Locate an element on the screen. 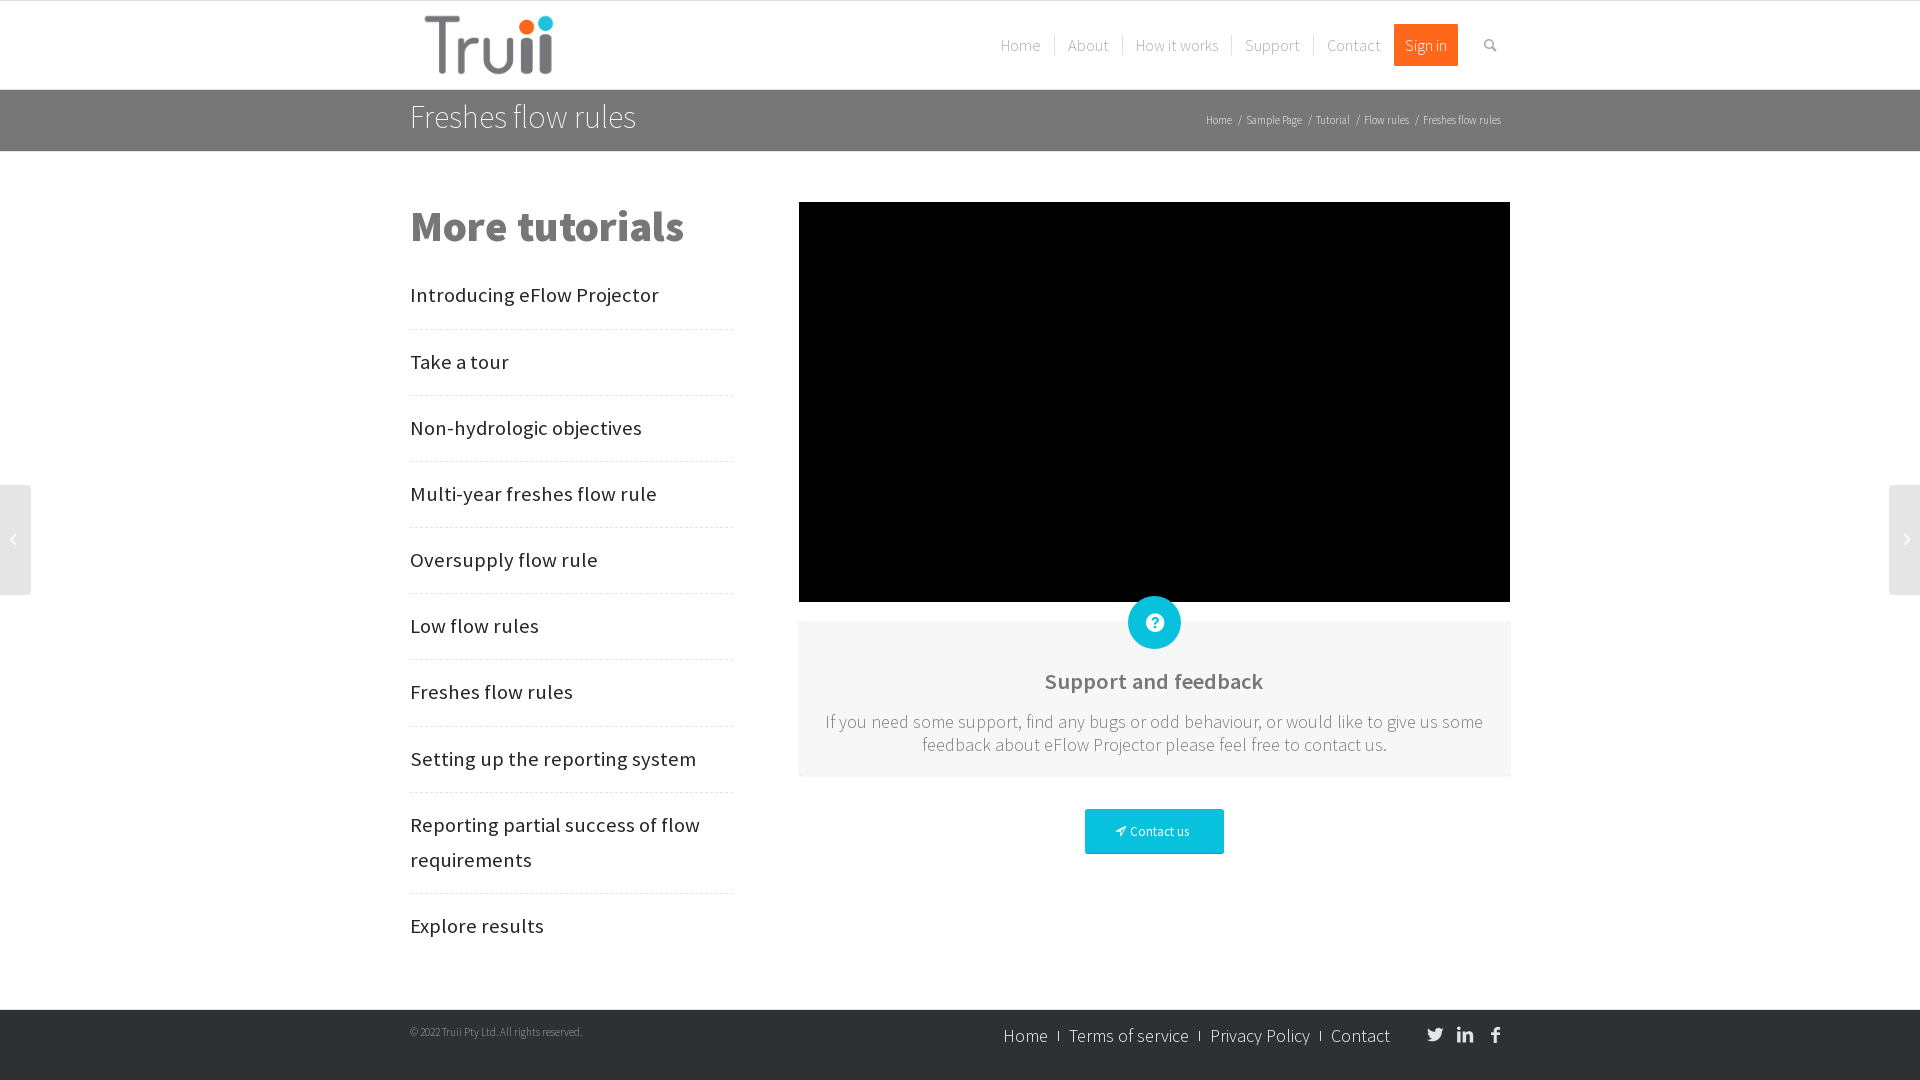 This screenshot has width=1920, height=1080. 'Contact' is located at coordinates (1353, 45).